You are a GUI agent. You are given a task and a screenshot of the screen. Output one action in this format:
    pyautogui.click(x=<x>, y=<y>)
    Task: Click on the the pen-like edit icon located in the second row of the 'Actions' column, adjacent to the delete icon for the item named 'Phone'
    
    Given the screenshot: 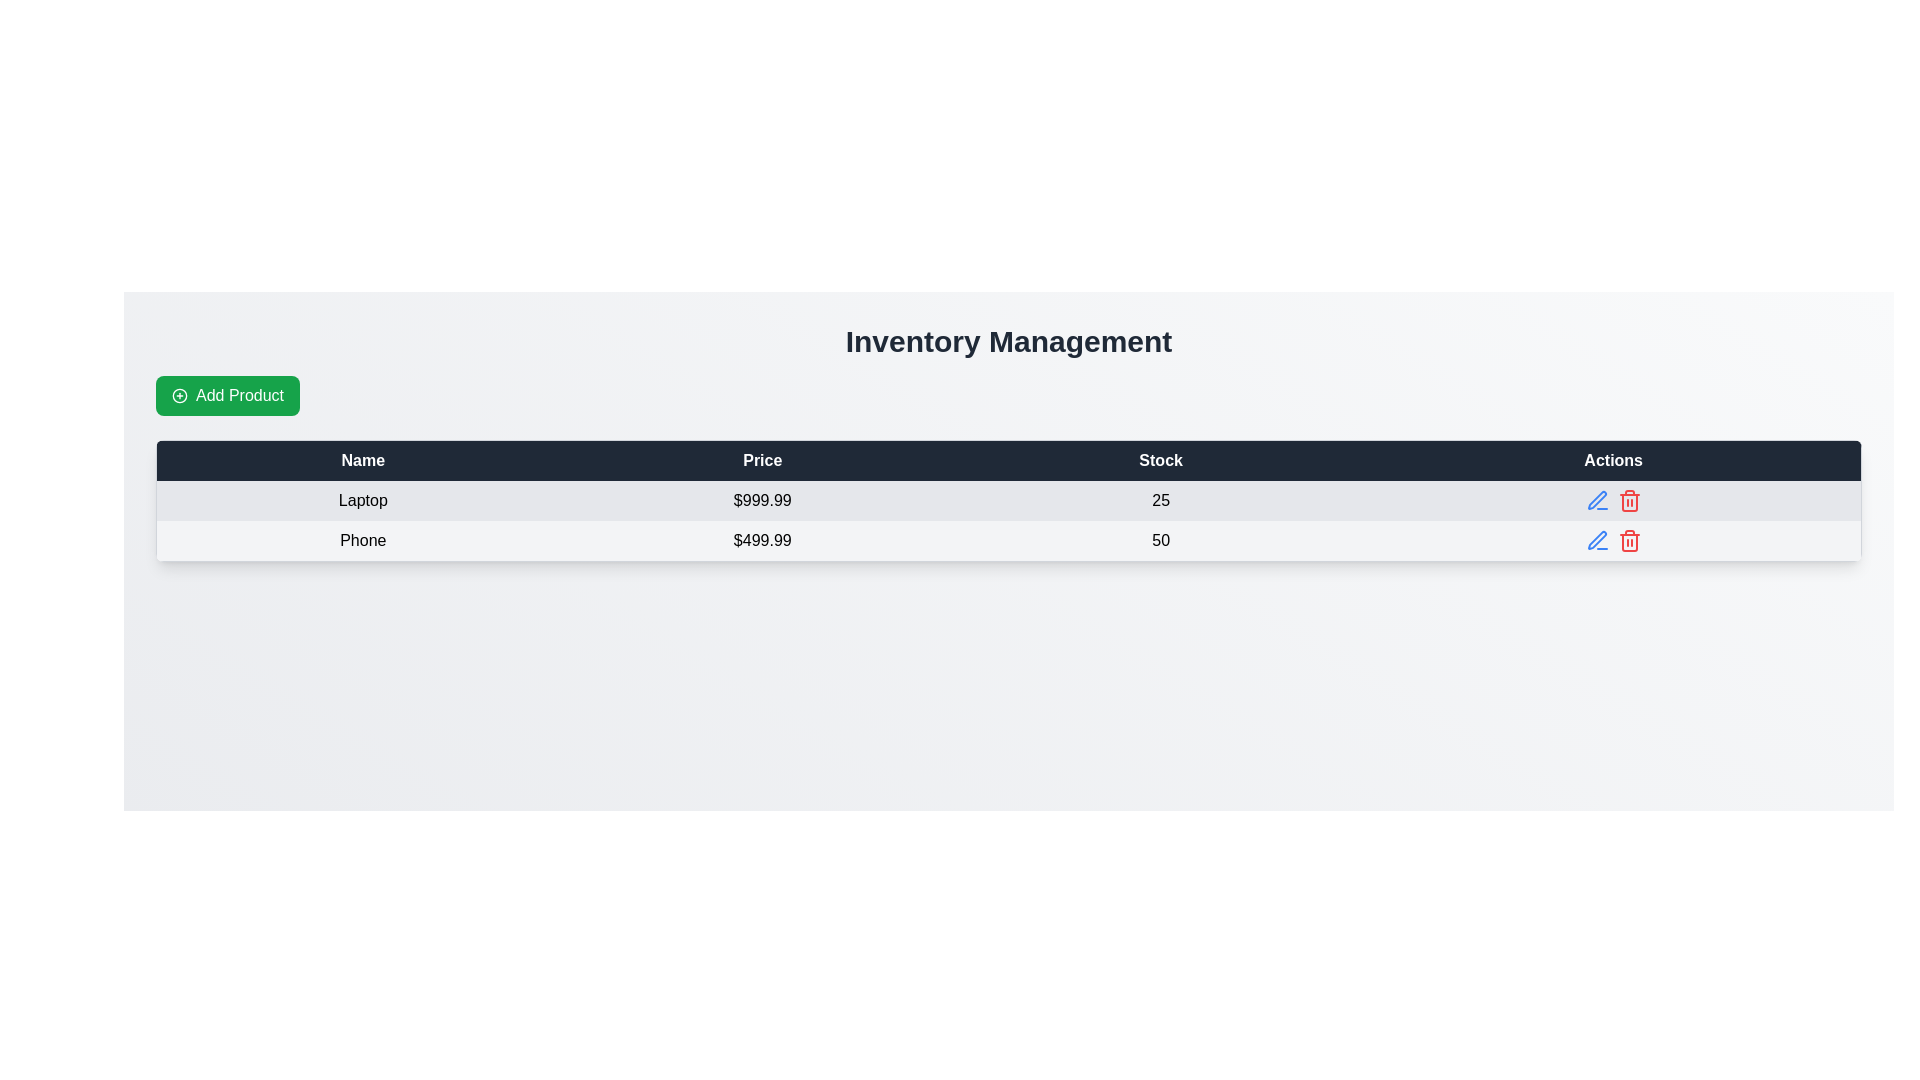 What is the action you would take?
    pyautogui.click(x=1596, y=499)
    